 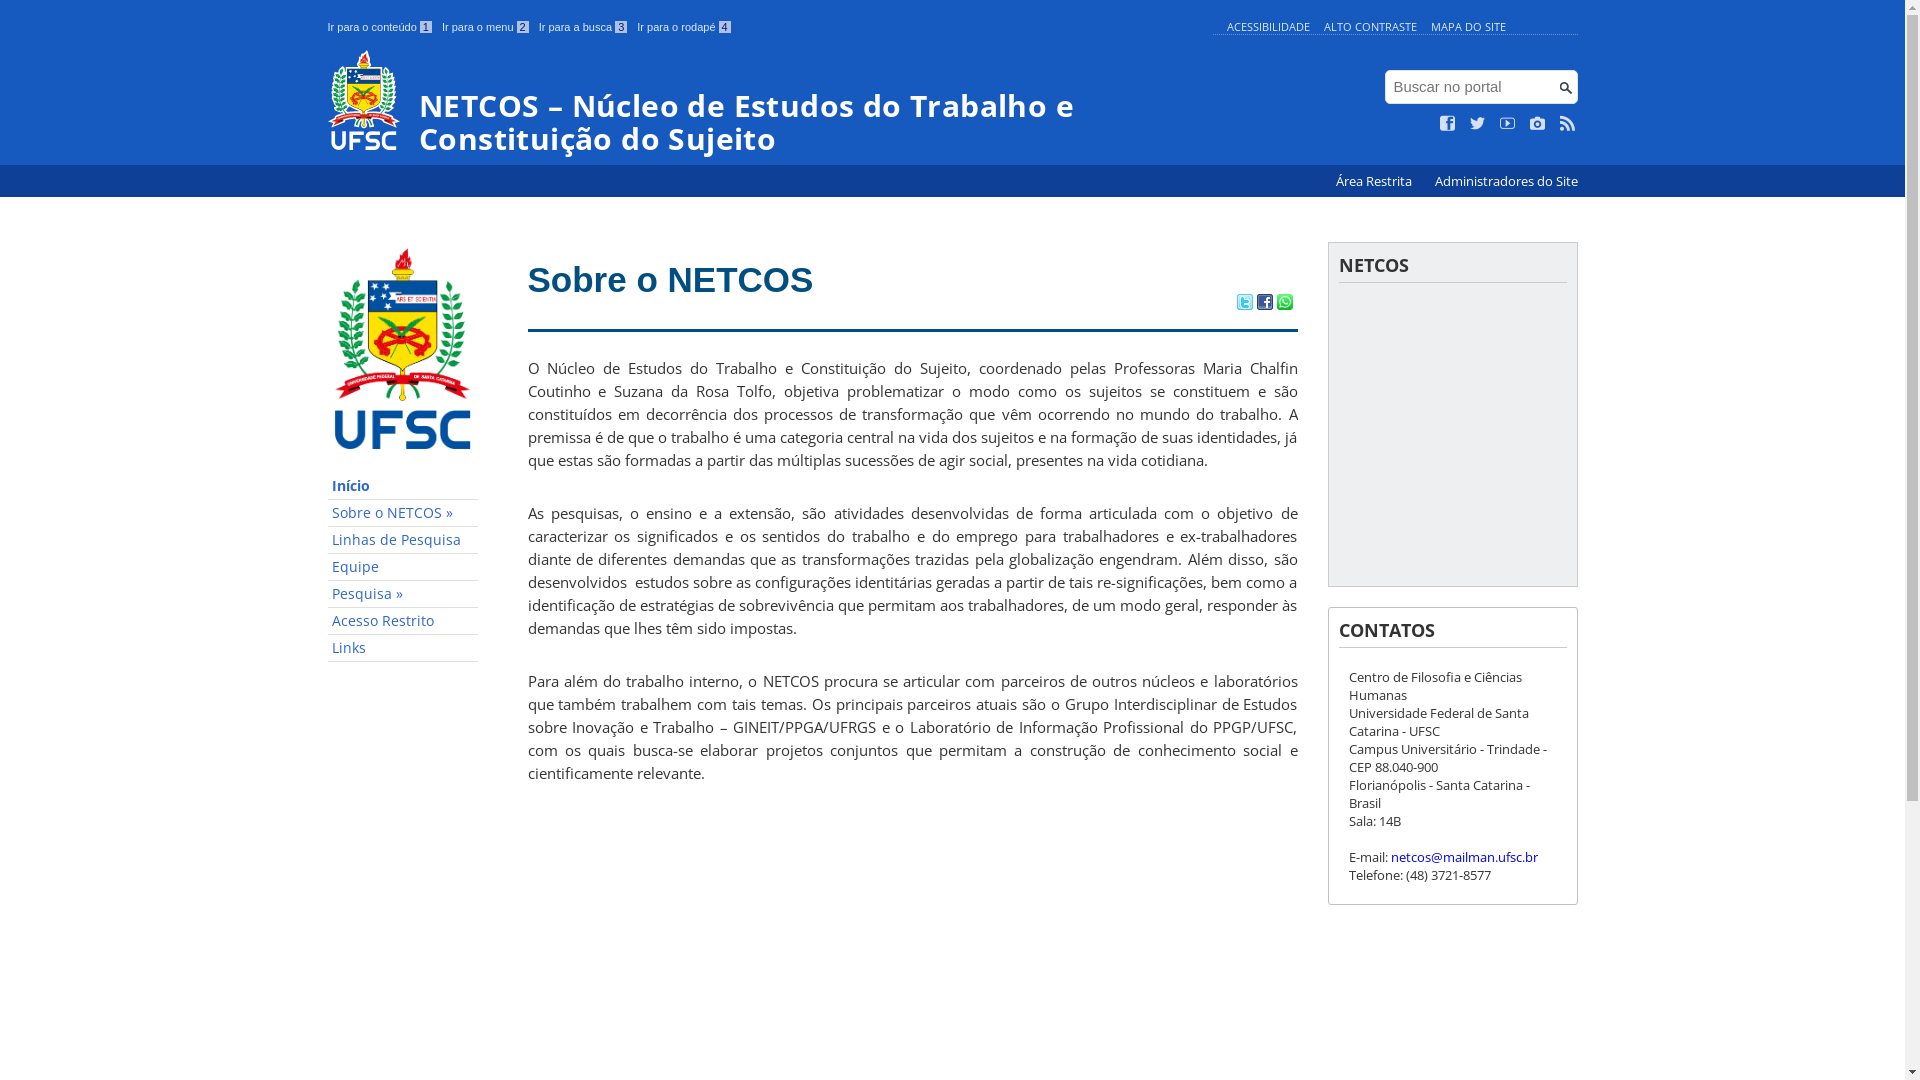 What do you see at coordinates (402, 620) in the screenshot?
I see `'Acesso Restrito'` at bounding box center [402, 620].